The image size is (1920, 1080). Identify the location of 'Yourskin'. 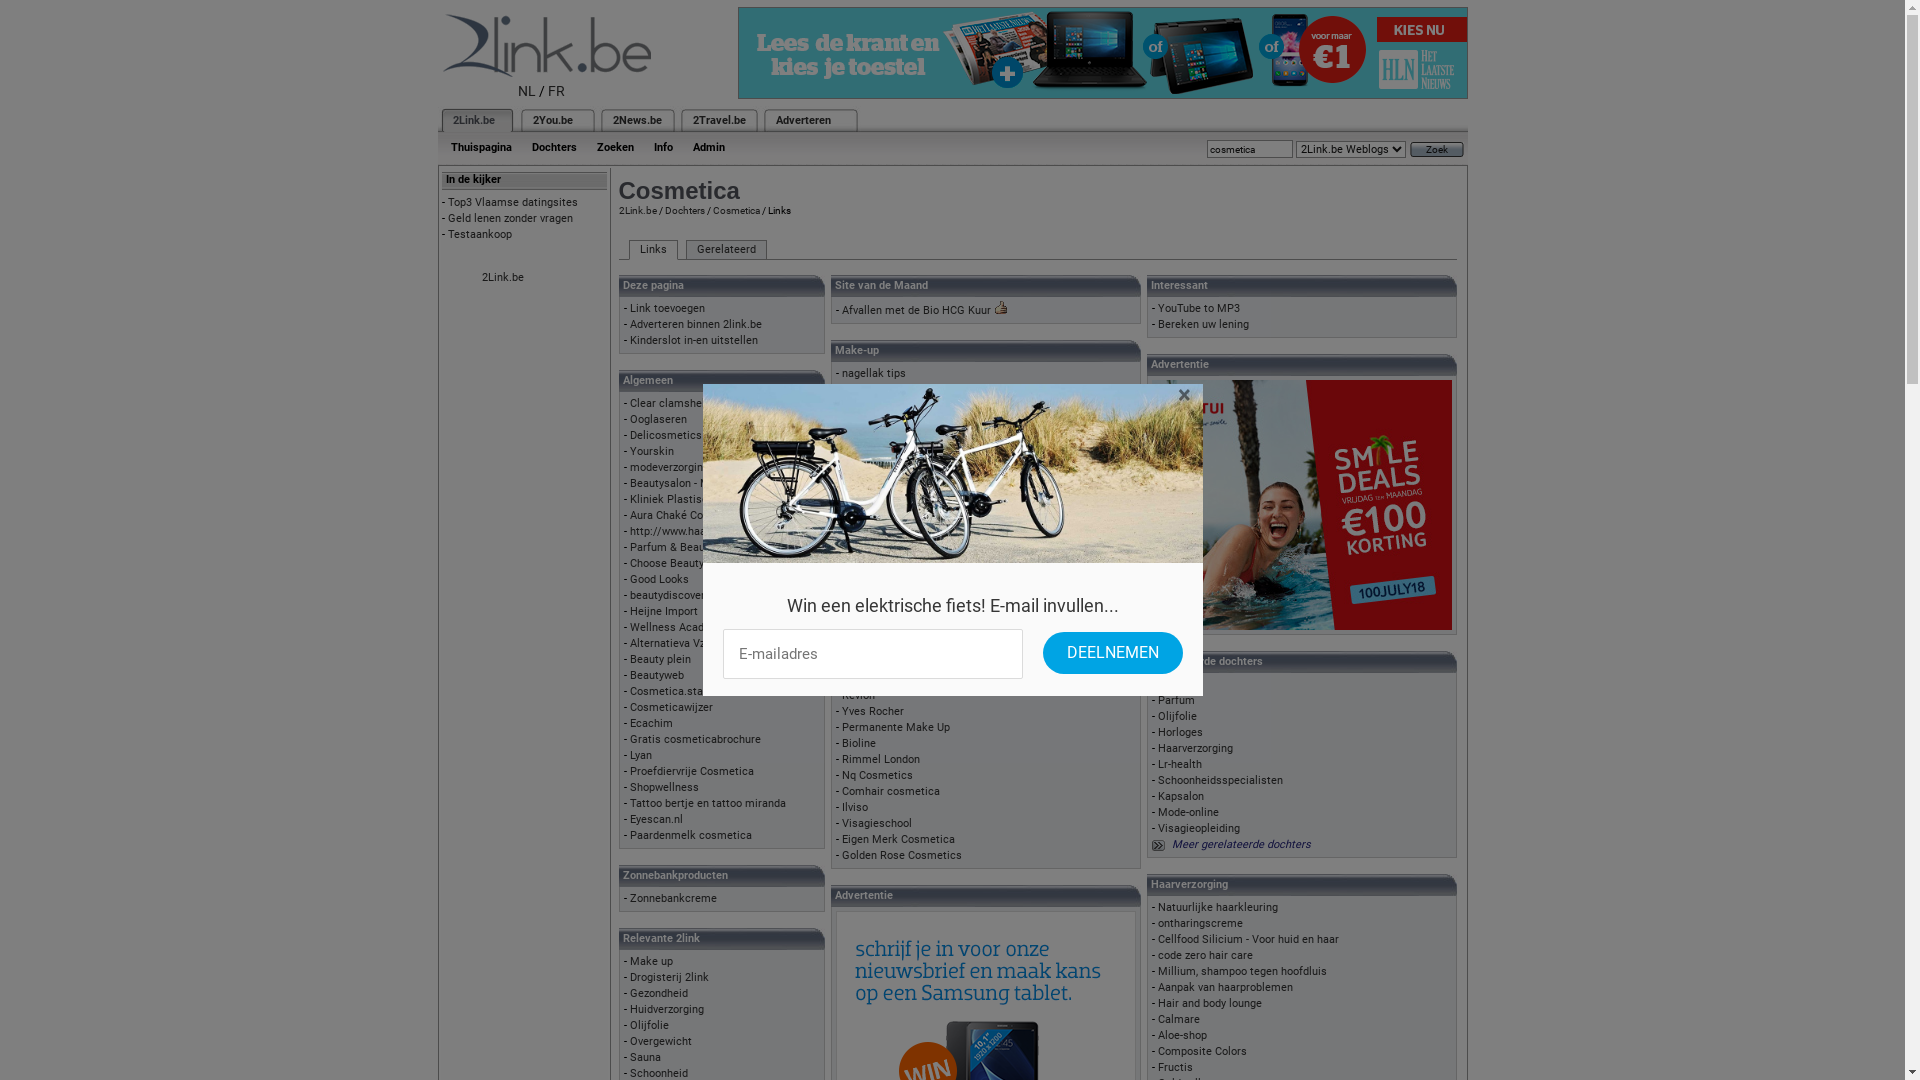
(652, 451).